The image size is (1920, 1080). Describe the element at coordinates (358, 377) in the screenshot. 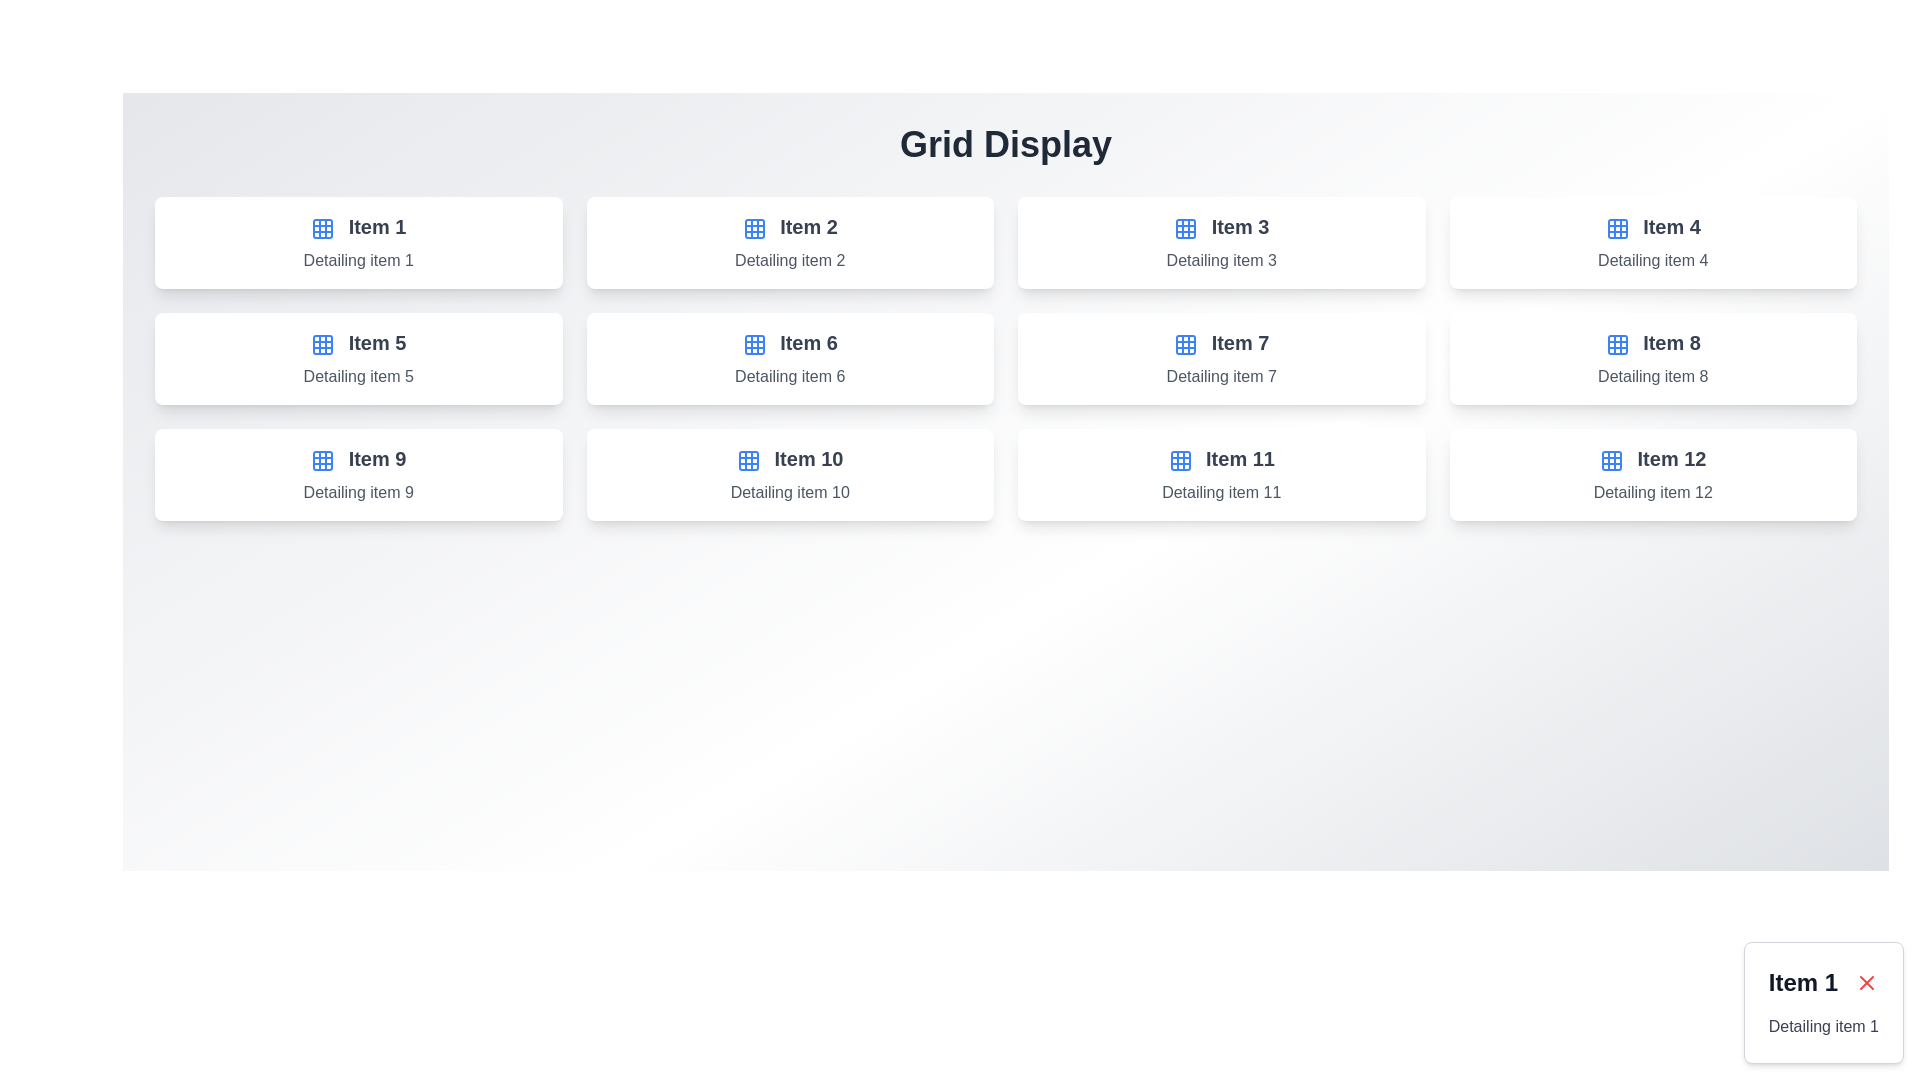

I see `the text label displaying 'Detailing item 5' in gray font, positioned below the bold heading 'Item 5' in the card component` at that location.